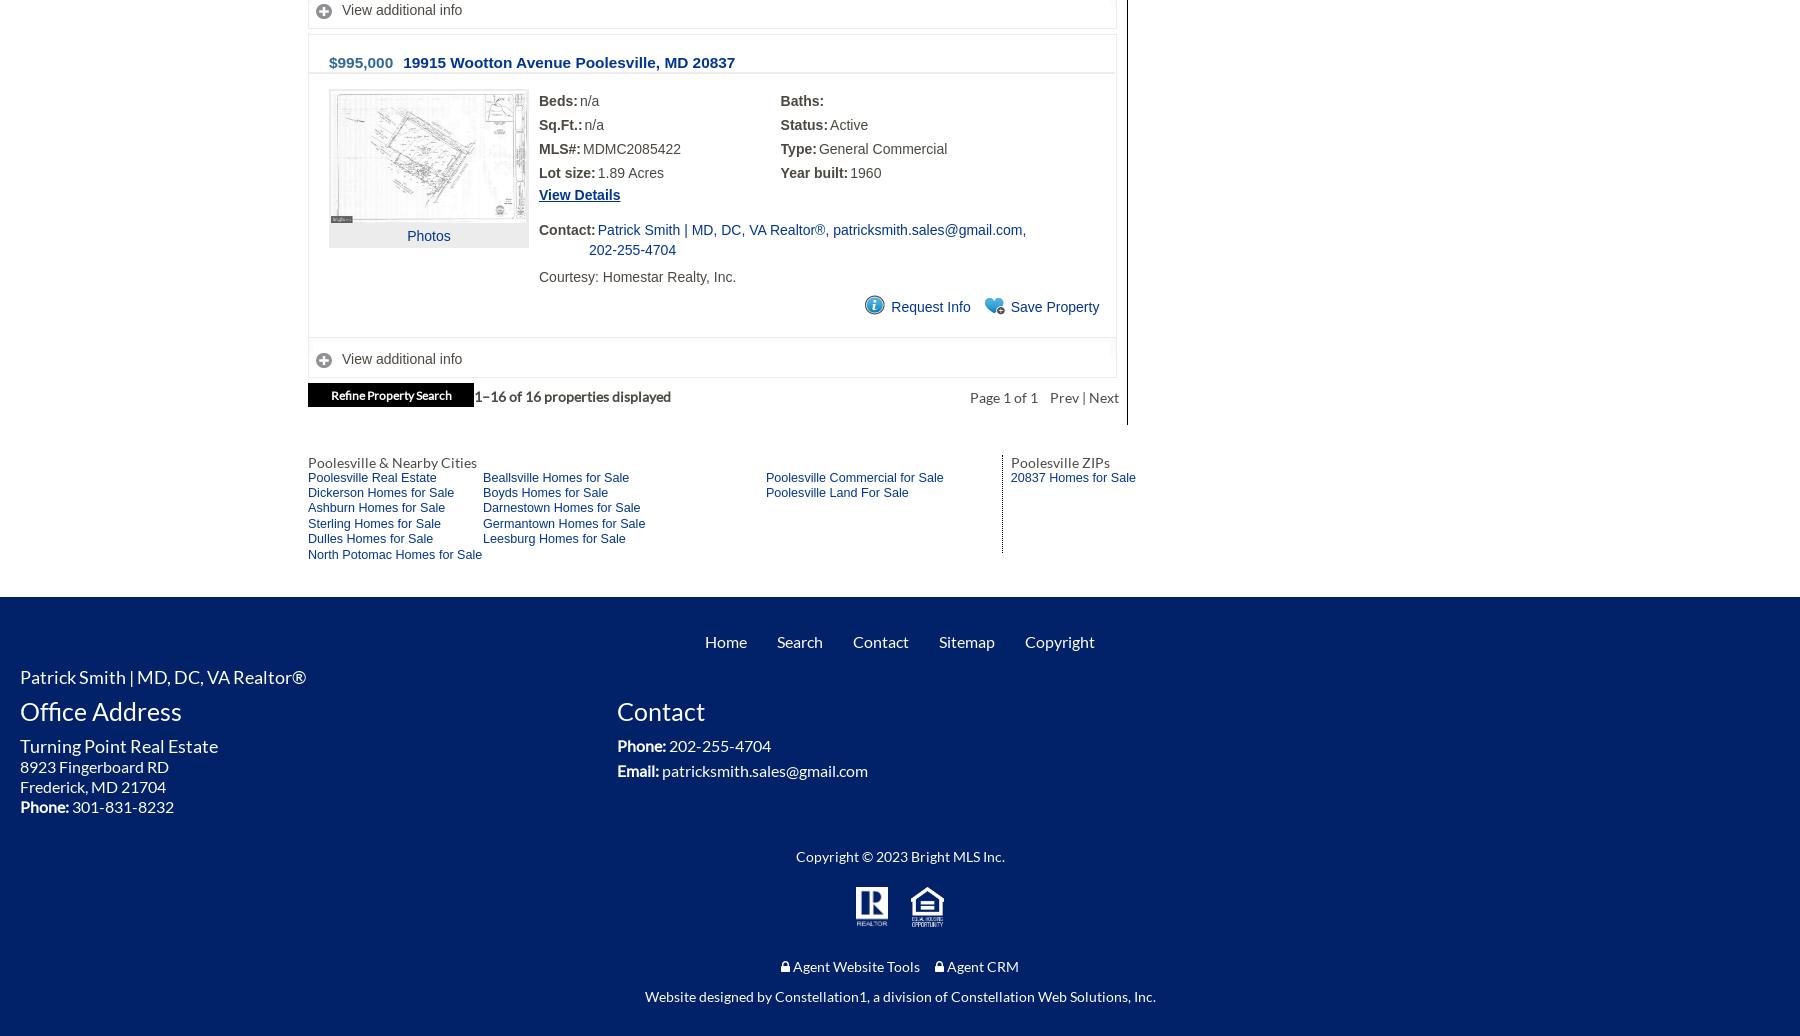  Describe the element at coordinates (704, 641) in the screenshot. I see `'Home'` at that location.